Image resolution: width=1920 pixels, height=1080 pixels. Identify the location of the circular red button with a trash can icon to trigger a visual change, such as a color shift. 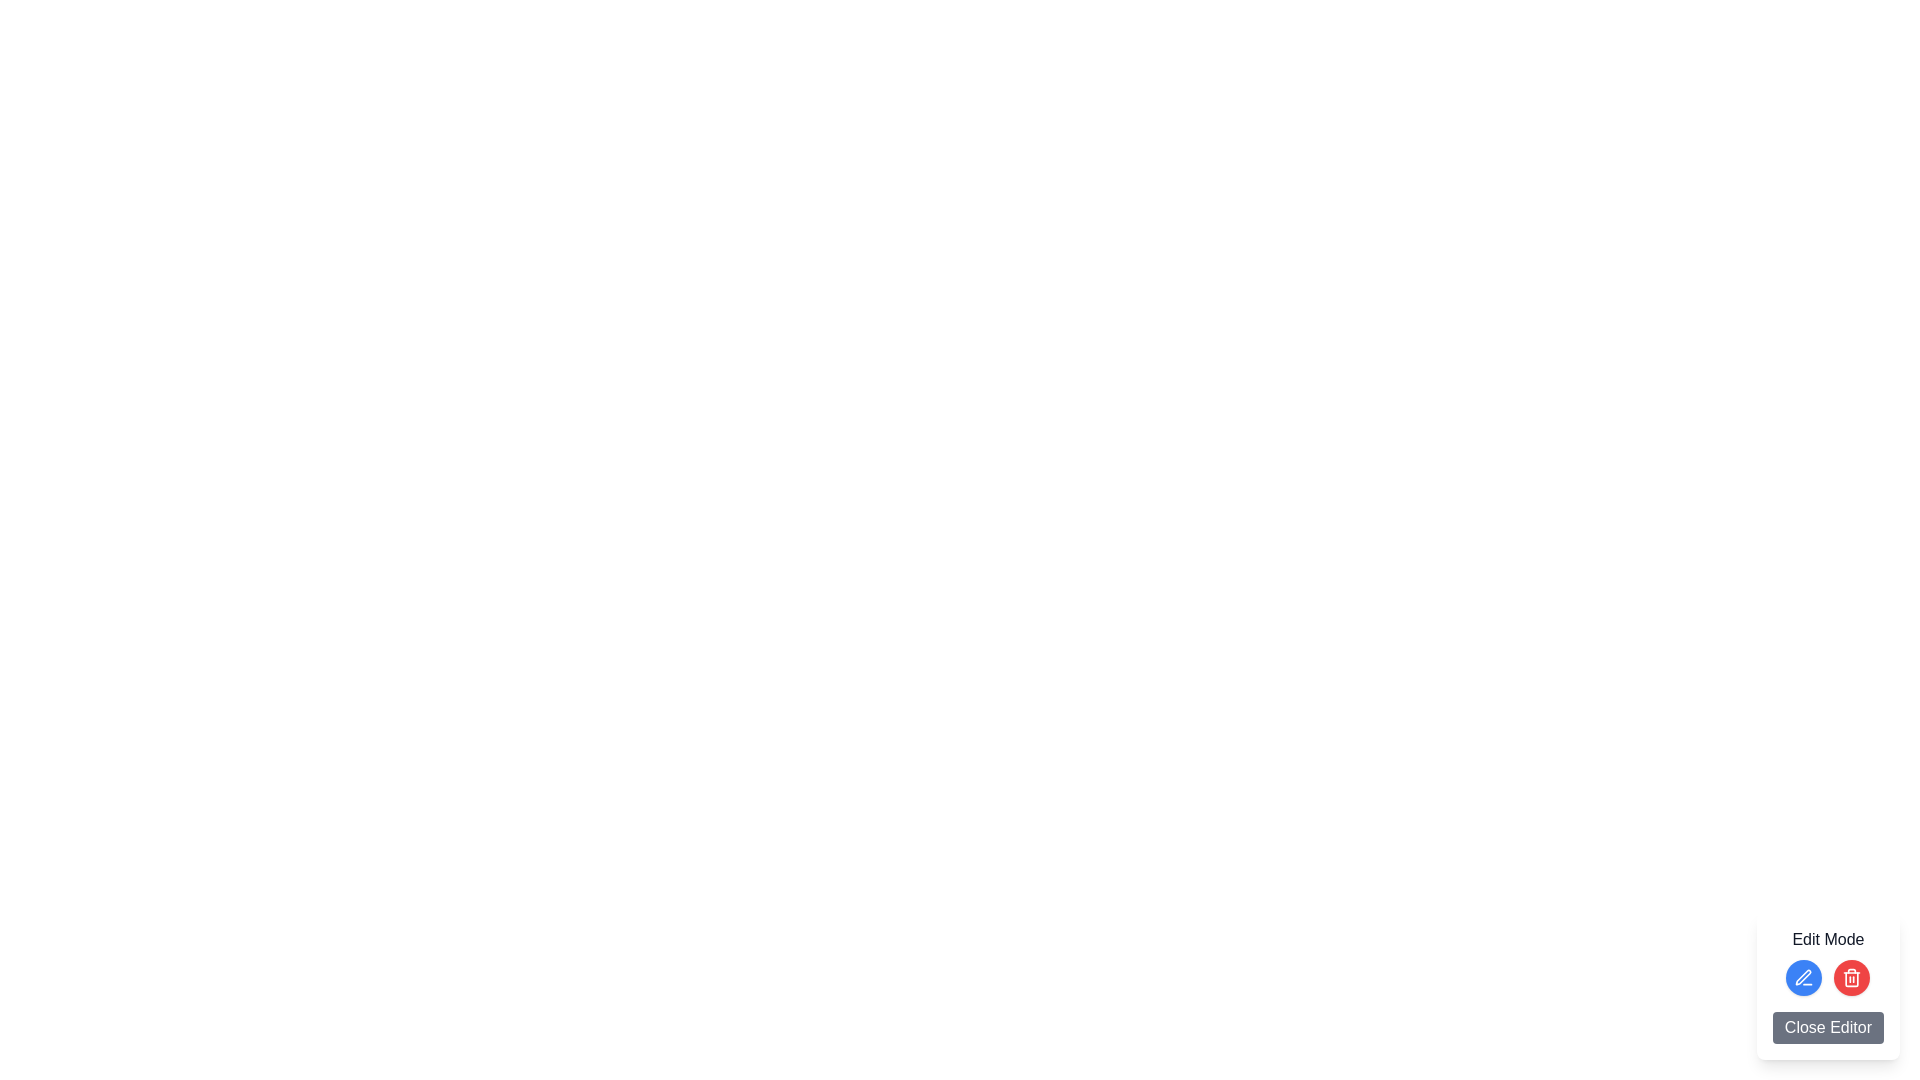
(1851, 977).